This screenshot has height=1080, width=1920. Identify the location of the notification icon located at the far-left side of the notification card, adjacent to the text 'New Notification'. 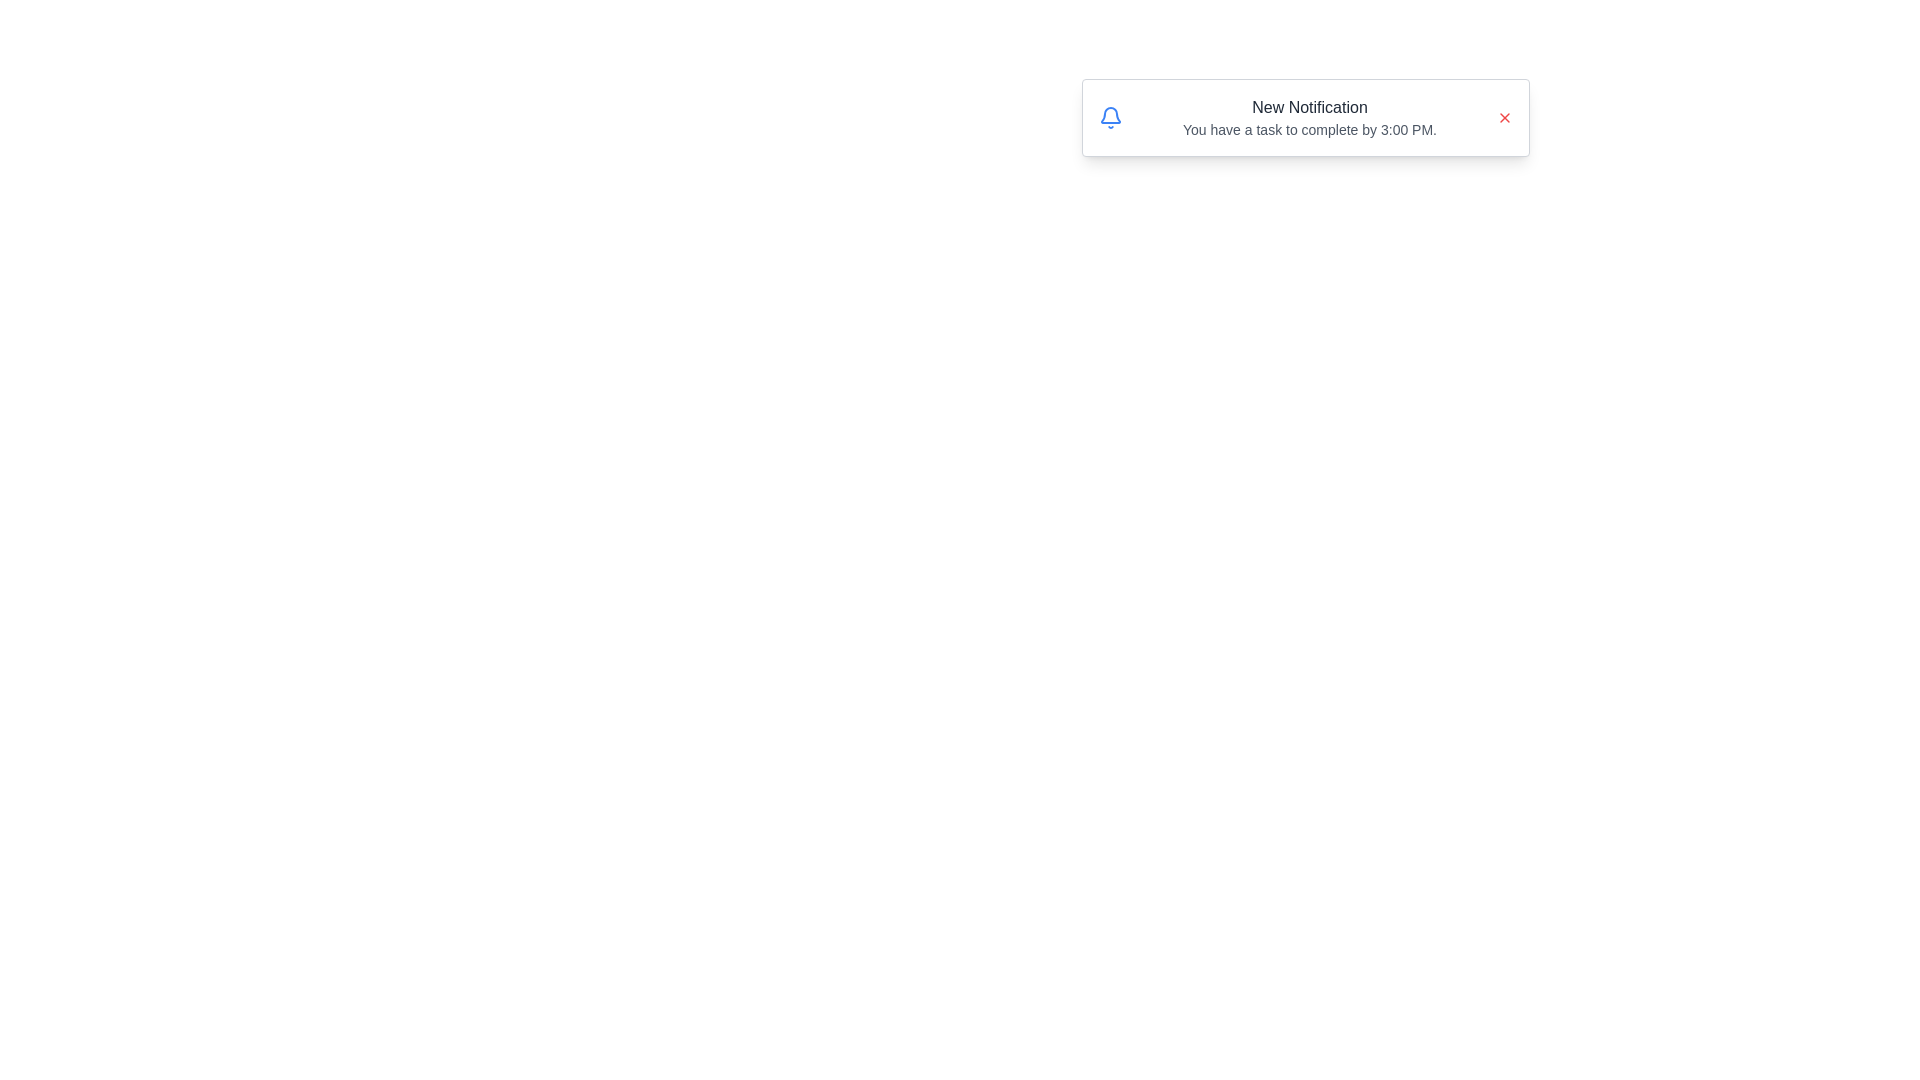
(1109, 118).